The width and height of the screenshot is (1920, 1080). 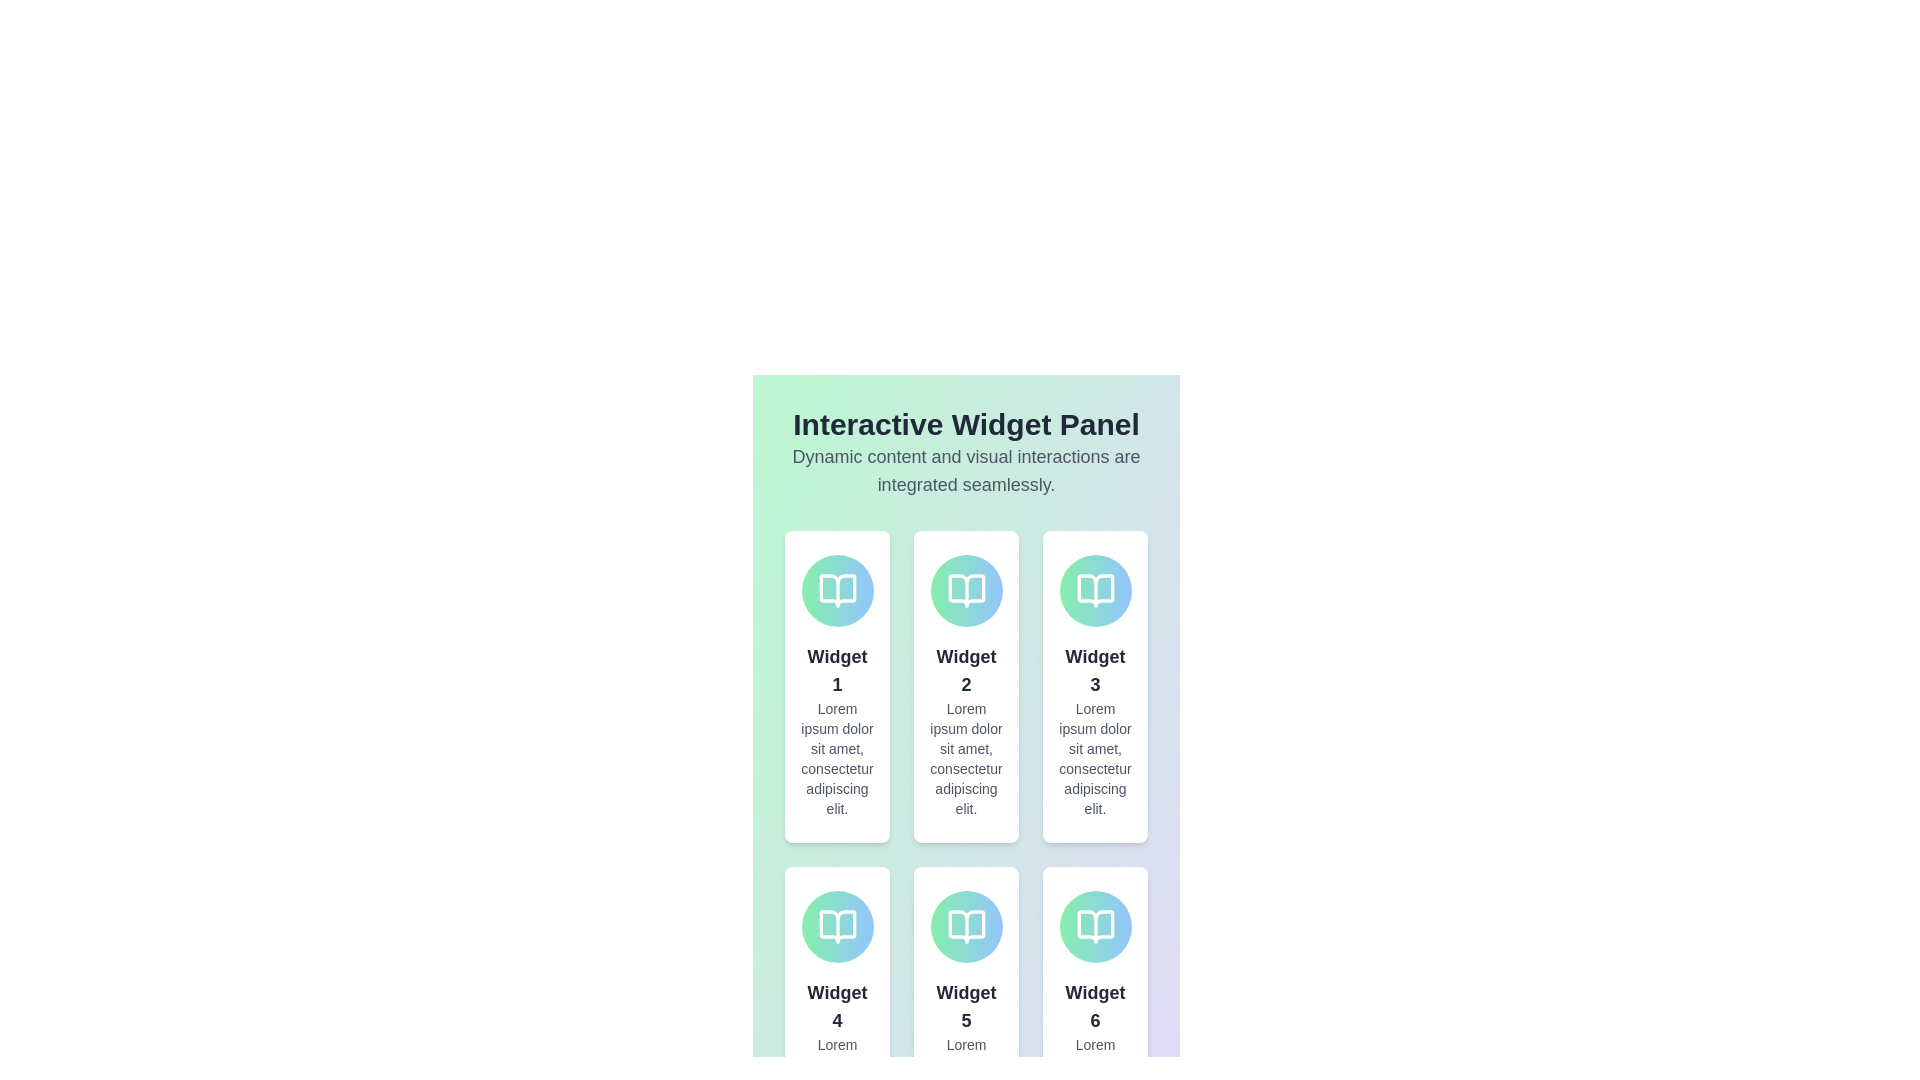 What do you see at coordinates (966, 926) in the screenshot?
I see `the open book SVG icon, which is centrally located in the fifth widget of the layout, in the second row and second column of a three-column grid, featuring a white outline against a gradient background` at bounding box center [966, 926].